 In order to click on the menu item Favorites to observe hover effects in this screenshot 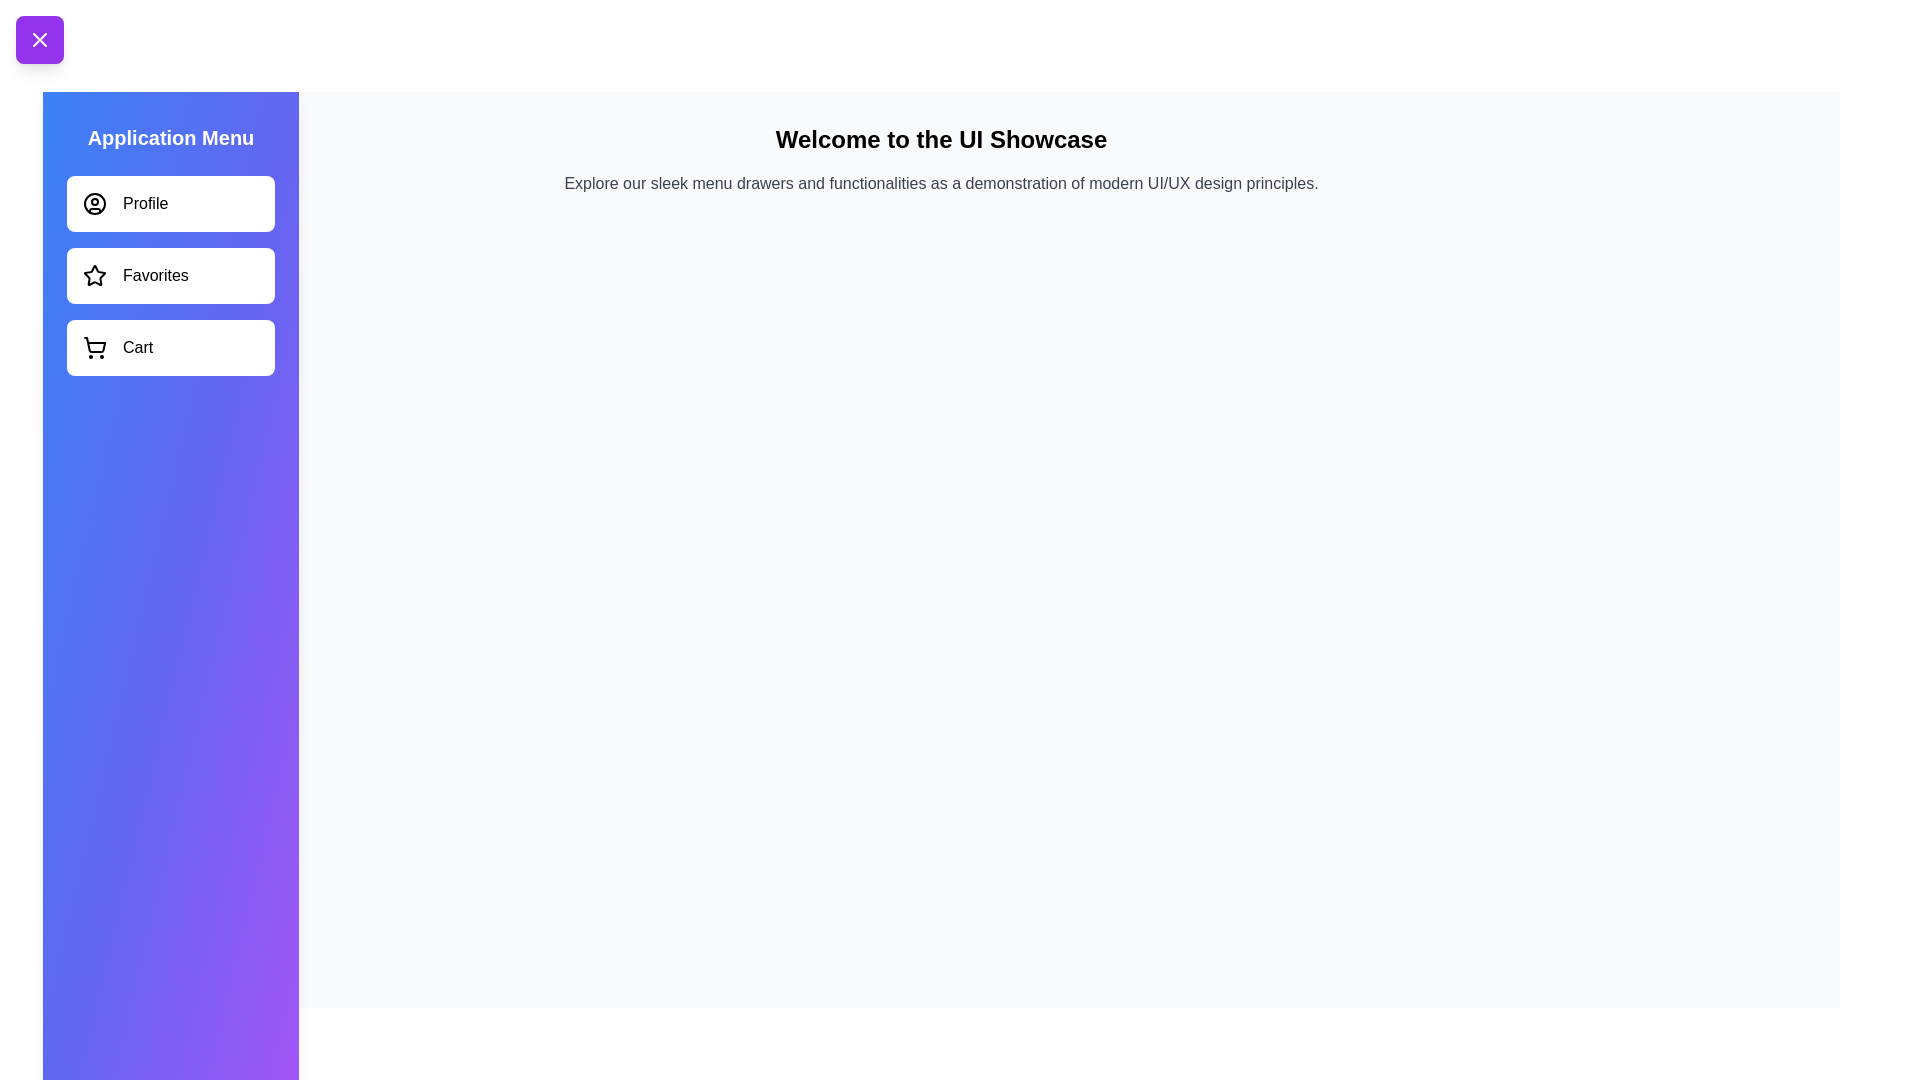, I will do `click(171, 276)`.